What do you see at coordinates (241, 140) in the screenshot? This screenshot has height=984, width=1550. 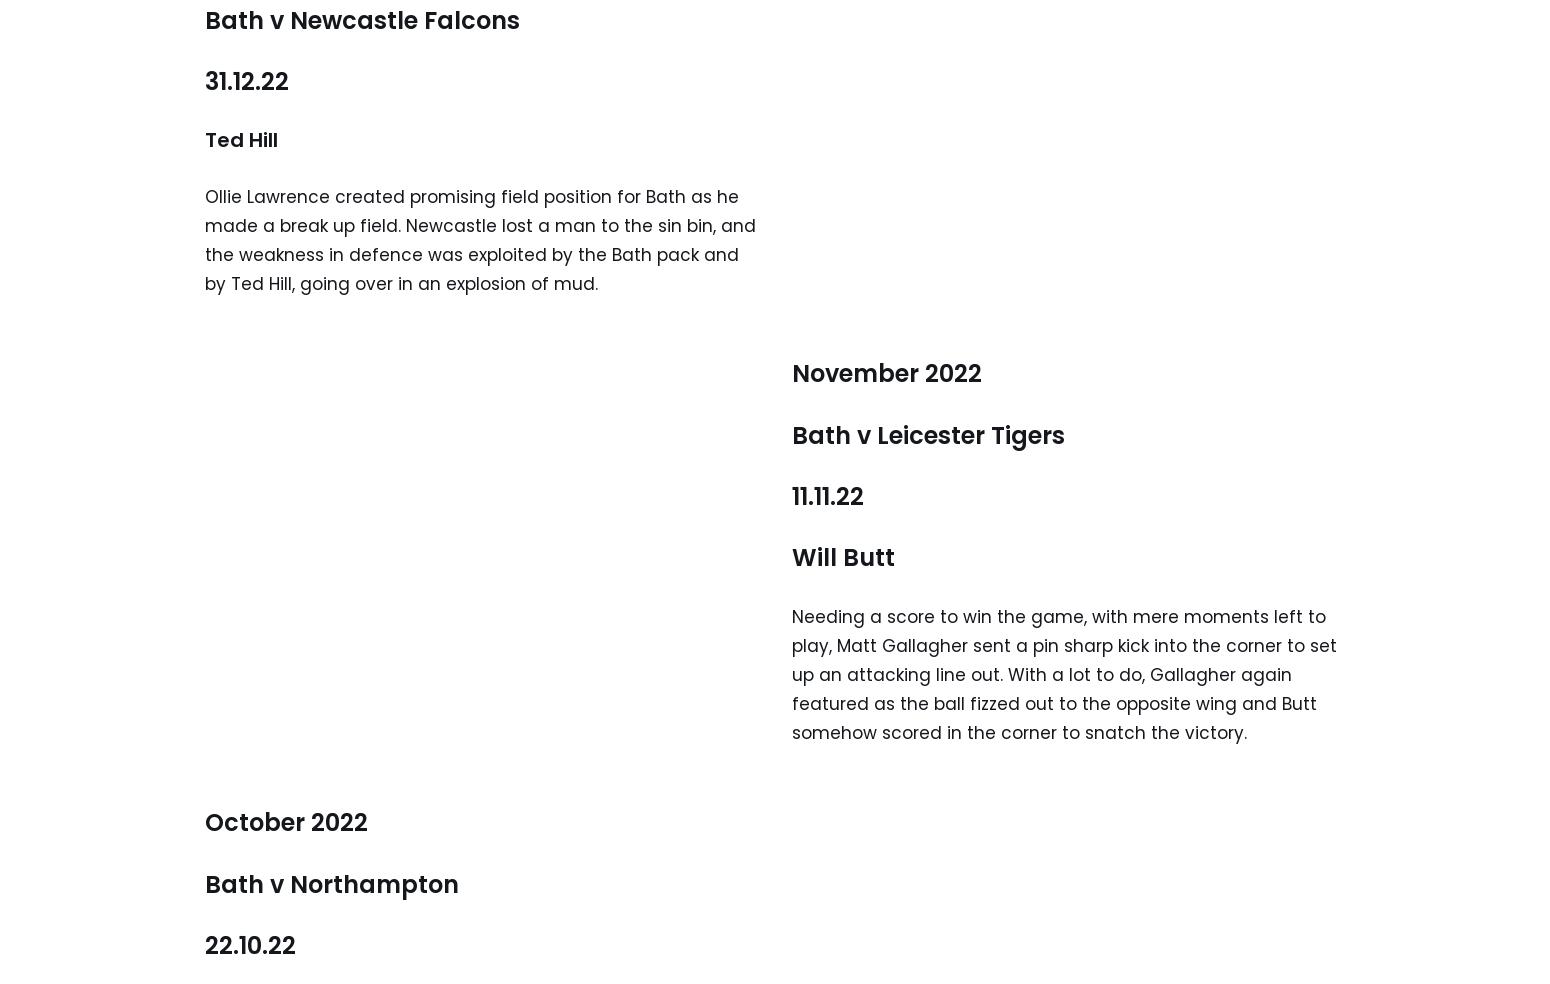 I see `'Ted Hill'` at bounding box center [241, 140].